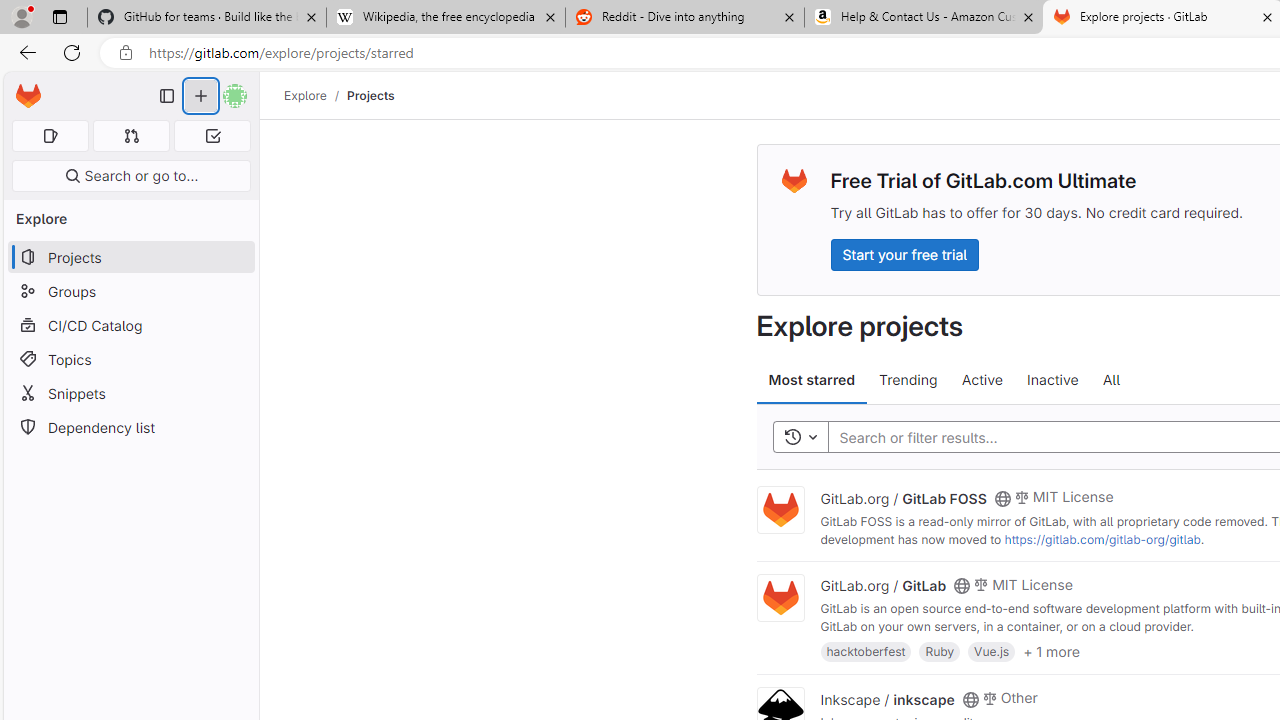  Describe the element at coordinates (907, 380) in the screenshot. I see `'Trending'` at that location.